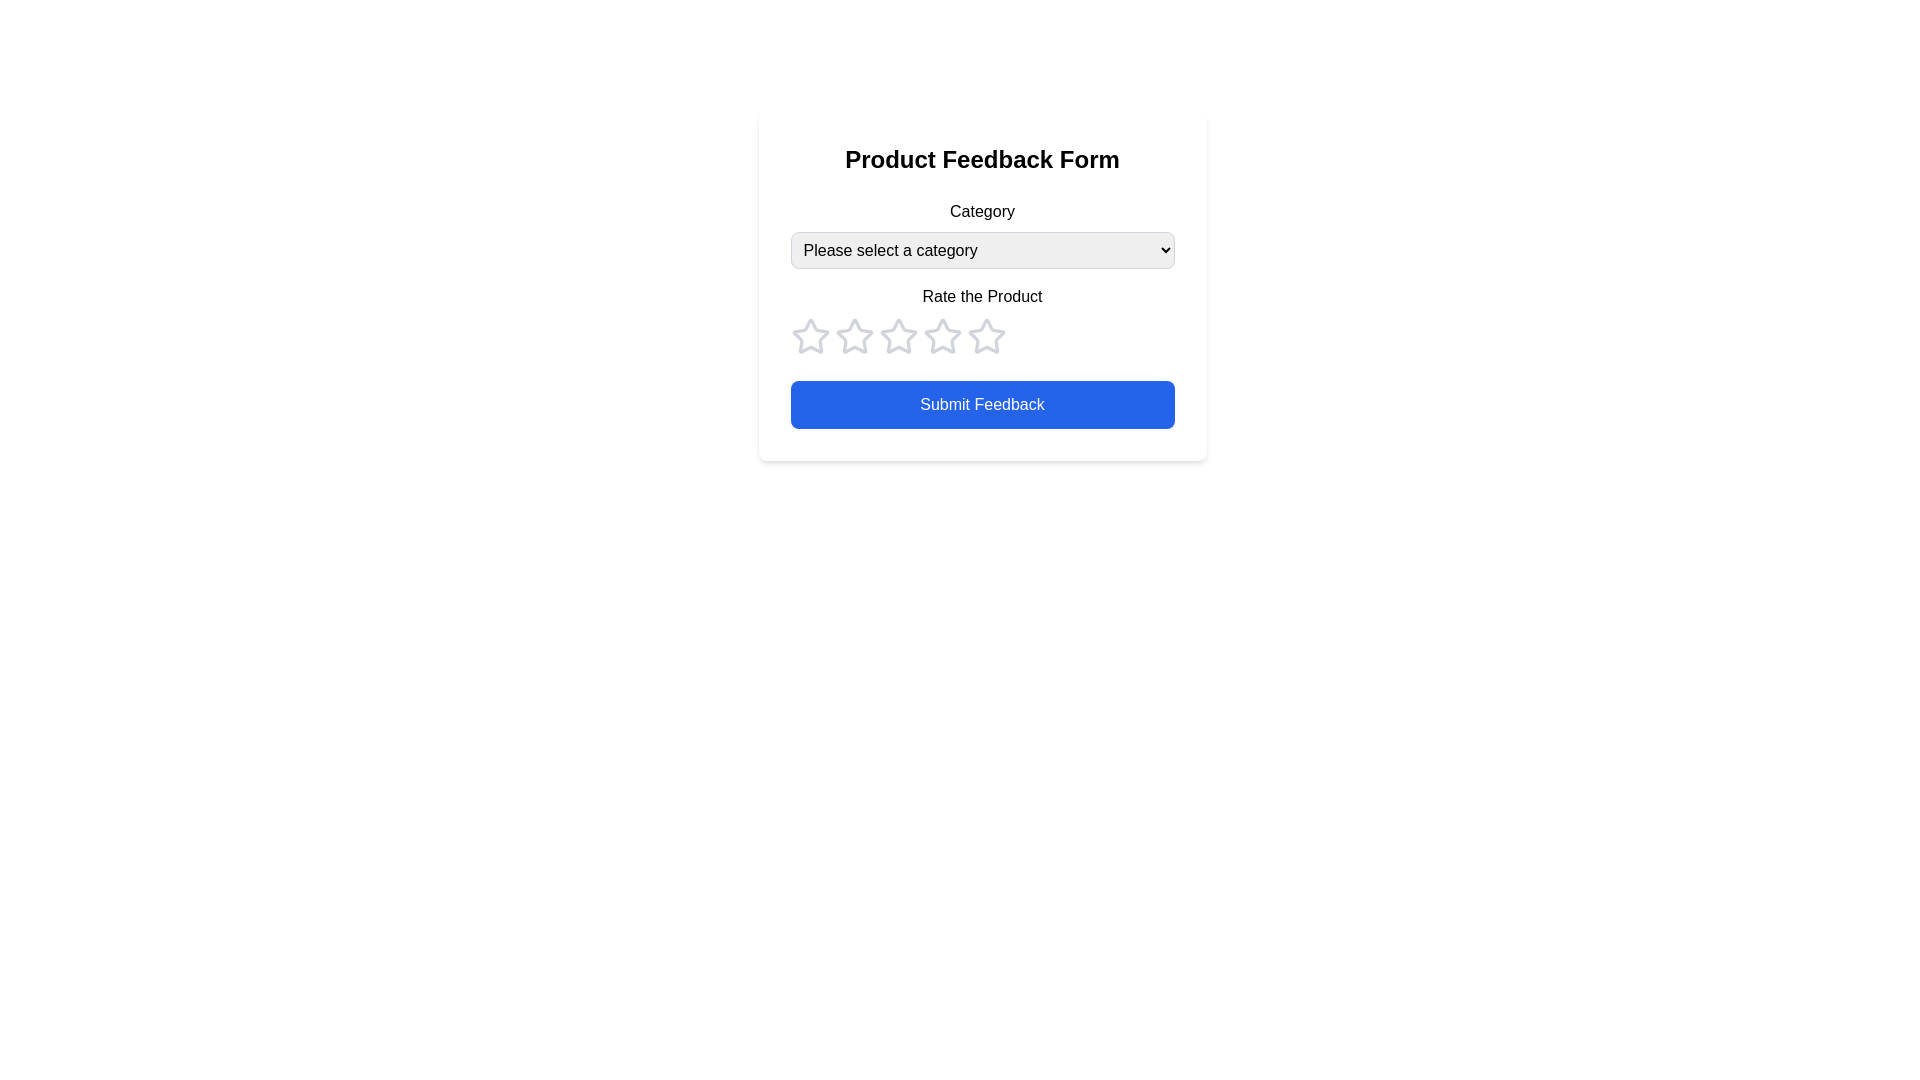  What do you see at coordinates (896, 334) in the screenshot?
I see `the second star icon in the row of five stars` at bounding box center [896, 334].